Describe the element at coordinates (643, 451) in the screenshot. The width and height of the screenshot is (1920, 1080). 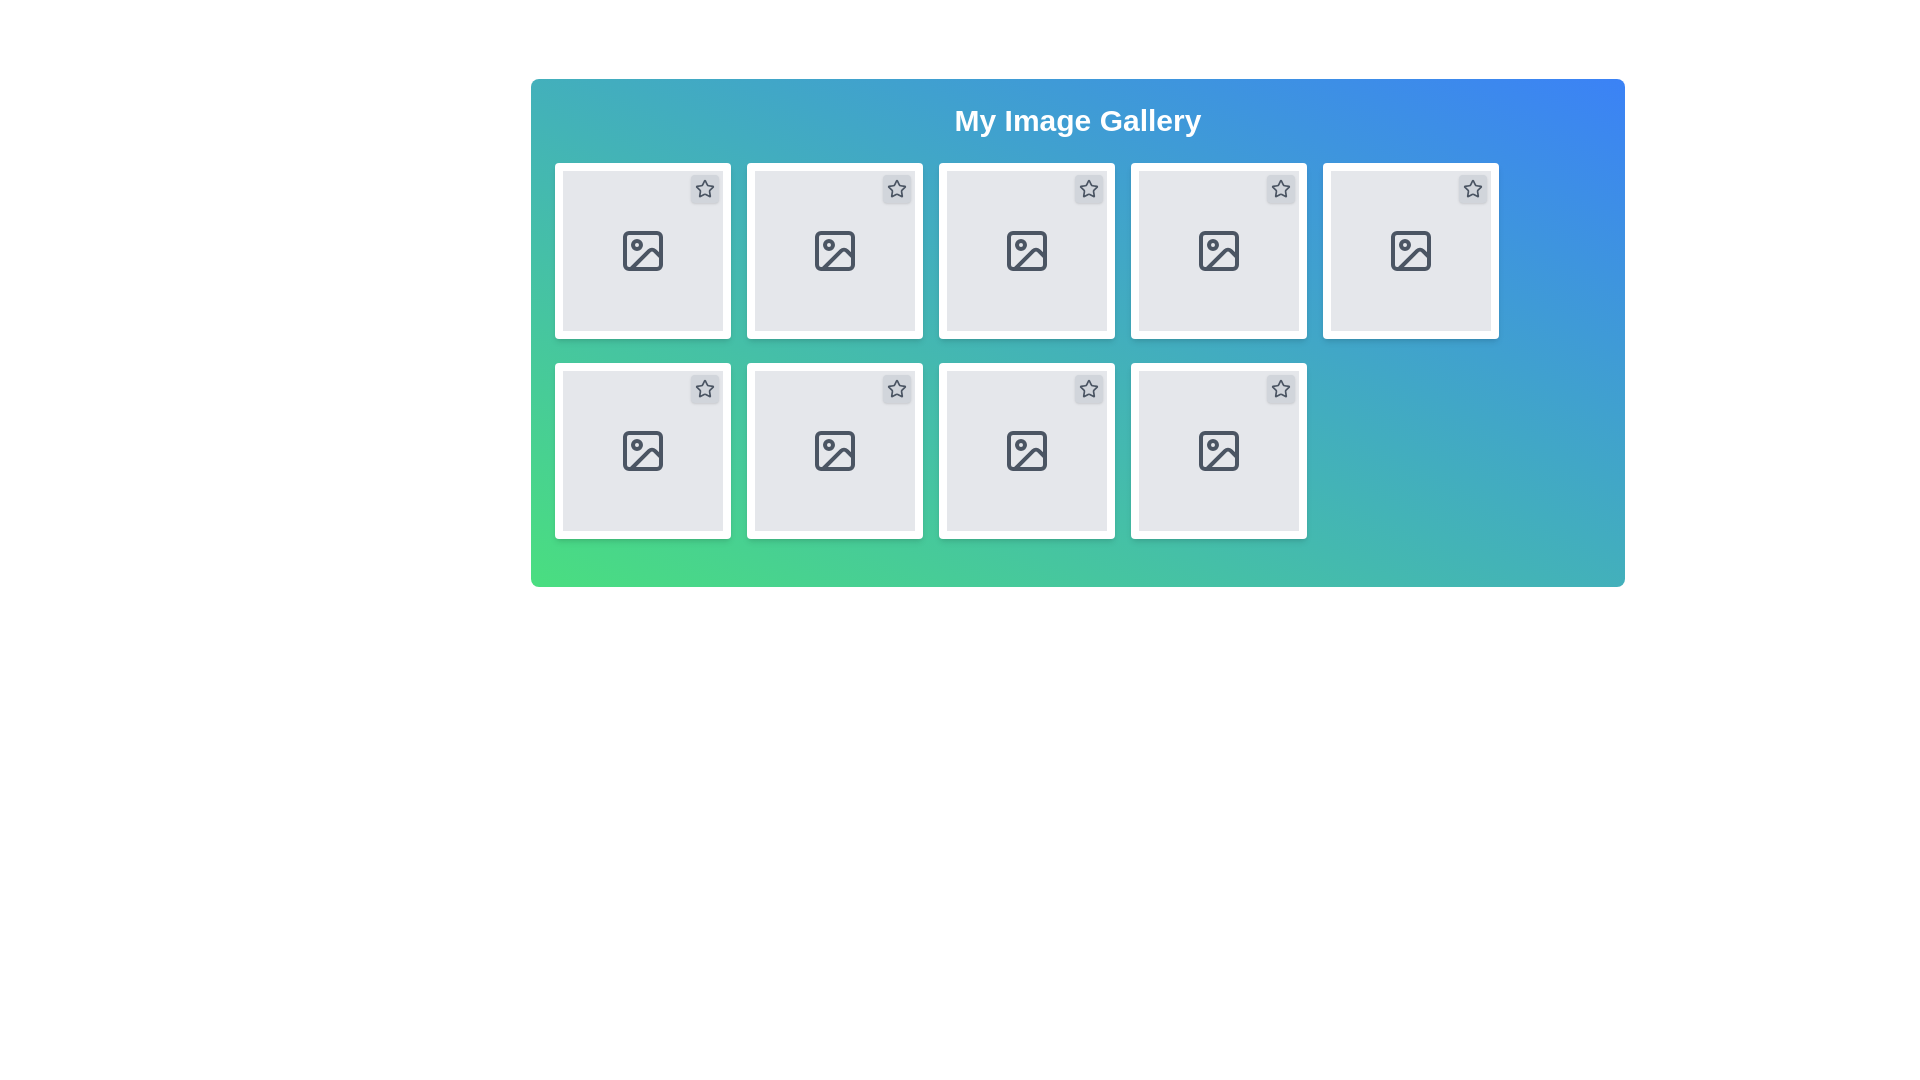
I see `the icon in the lower-left position of a 3x3 grid, which serves as a placeholder for an image, to interact with it` at that location.